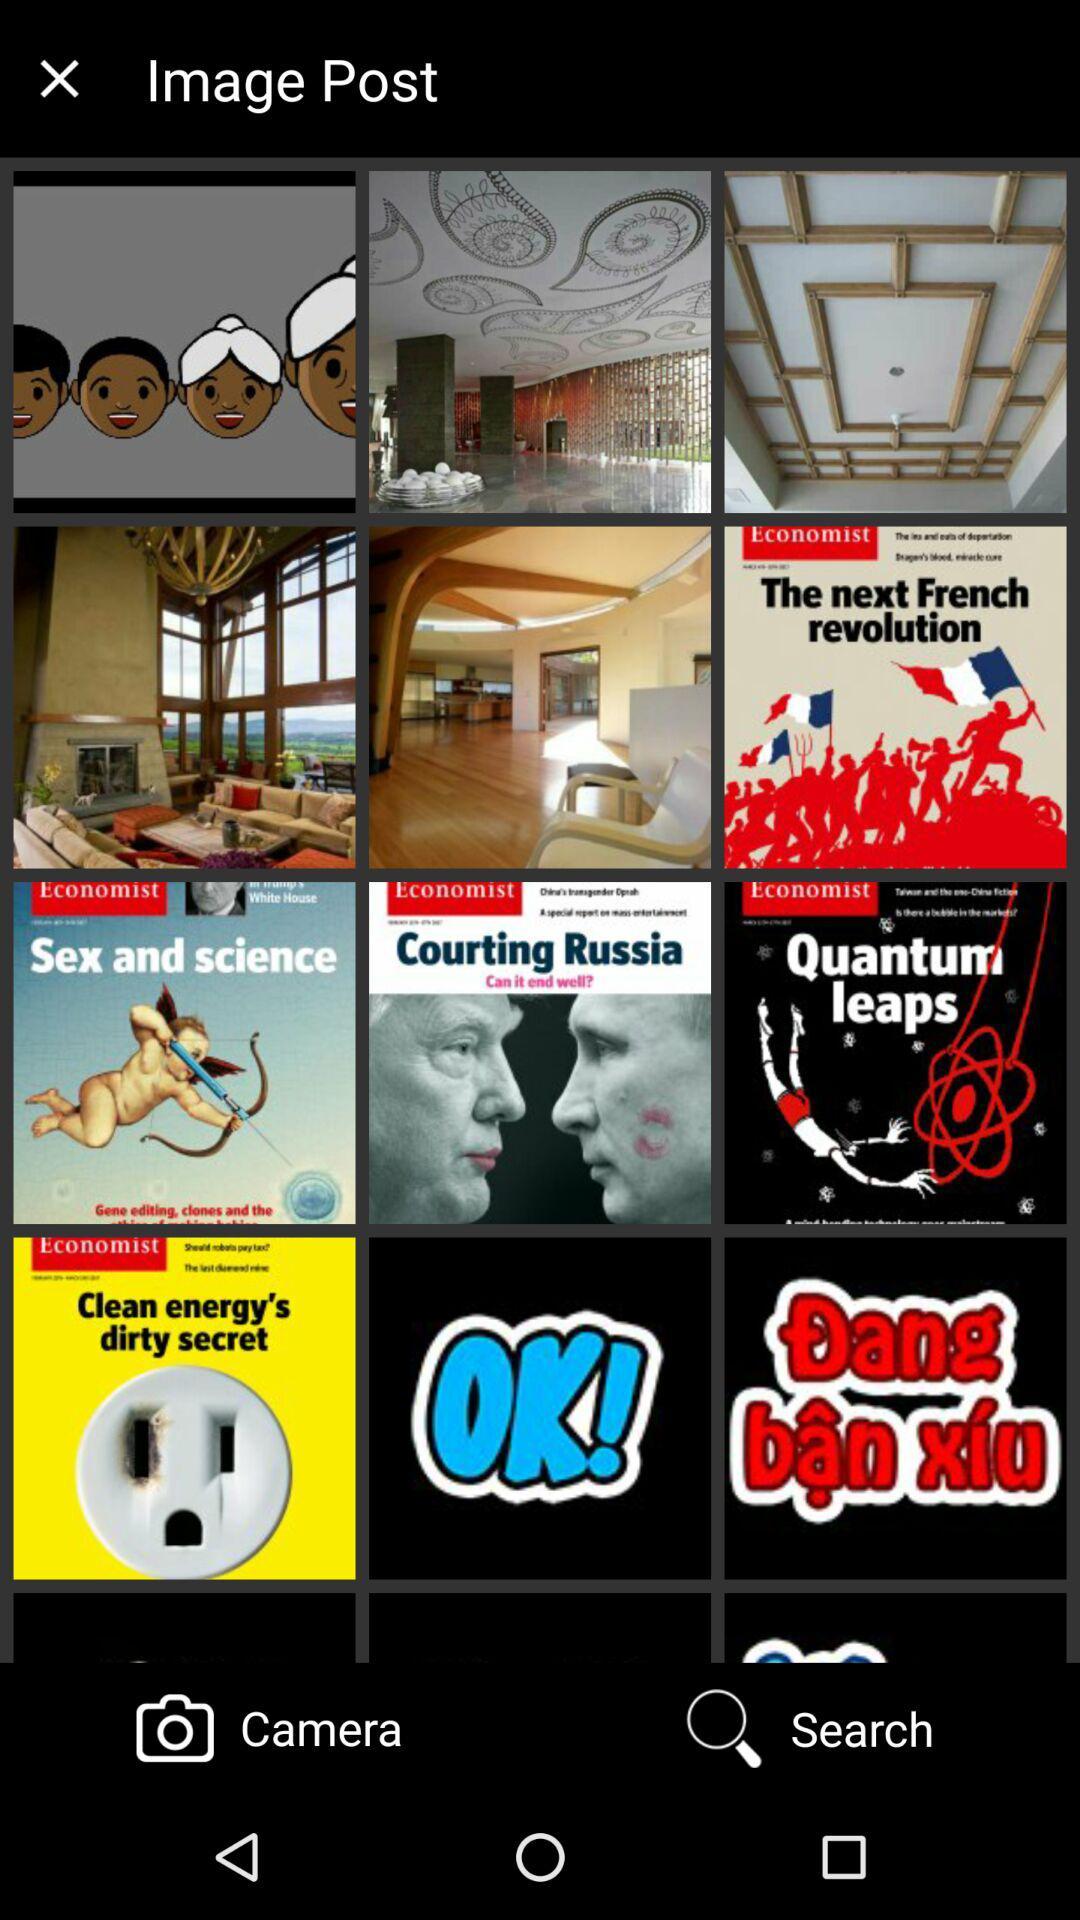 The height and width of the screenshot is (1920, 1080). What do you see at coordinates (540, 697) in the screenshot?
I see `the image second row middle one` at bounding box center [540, 697].